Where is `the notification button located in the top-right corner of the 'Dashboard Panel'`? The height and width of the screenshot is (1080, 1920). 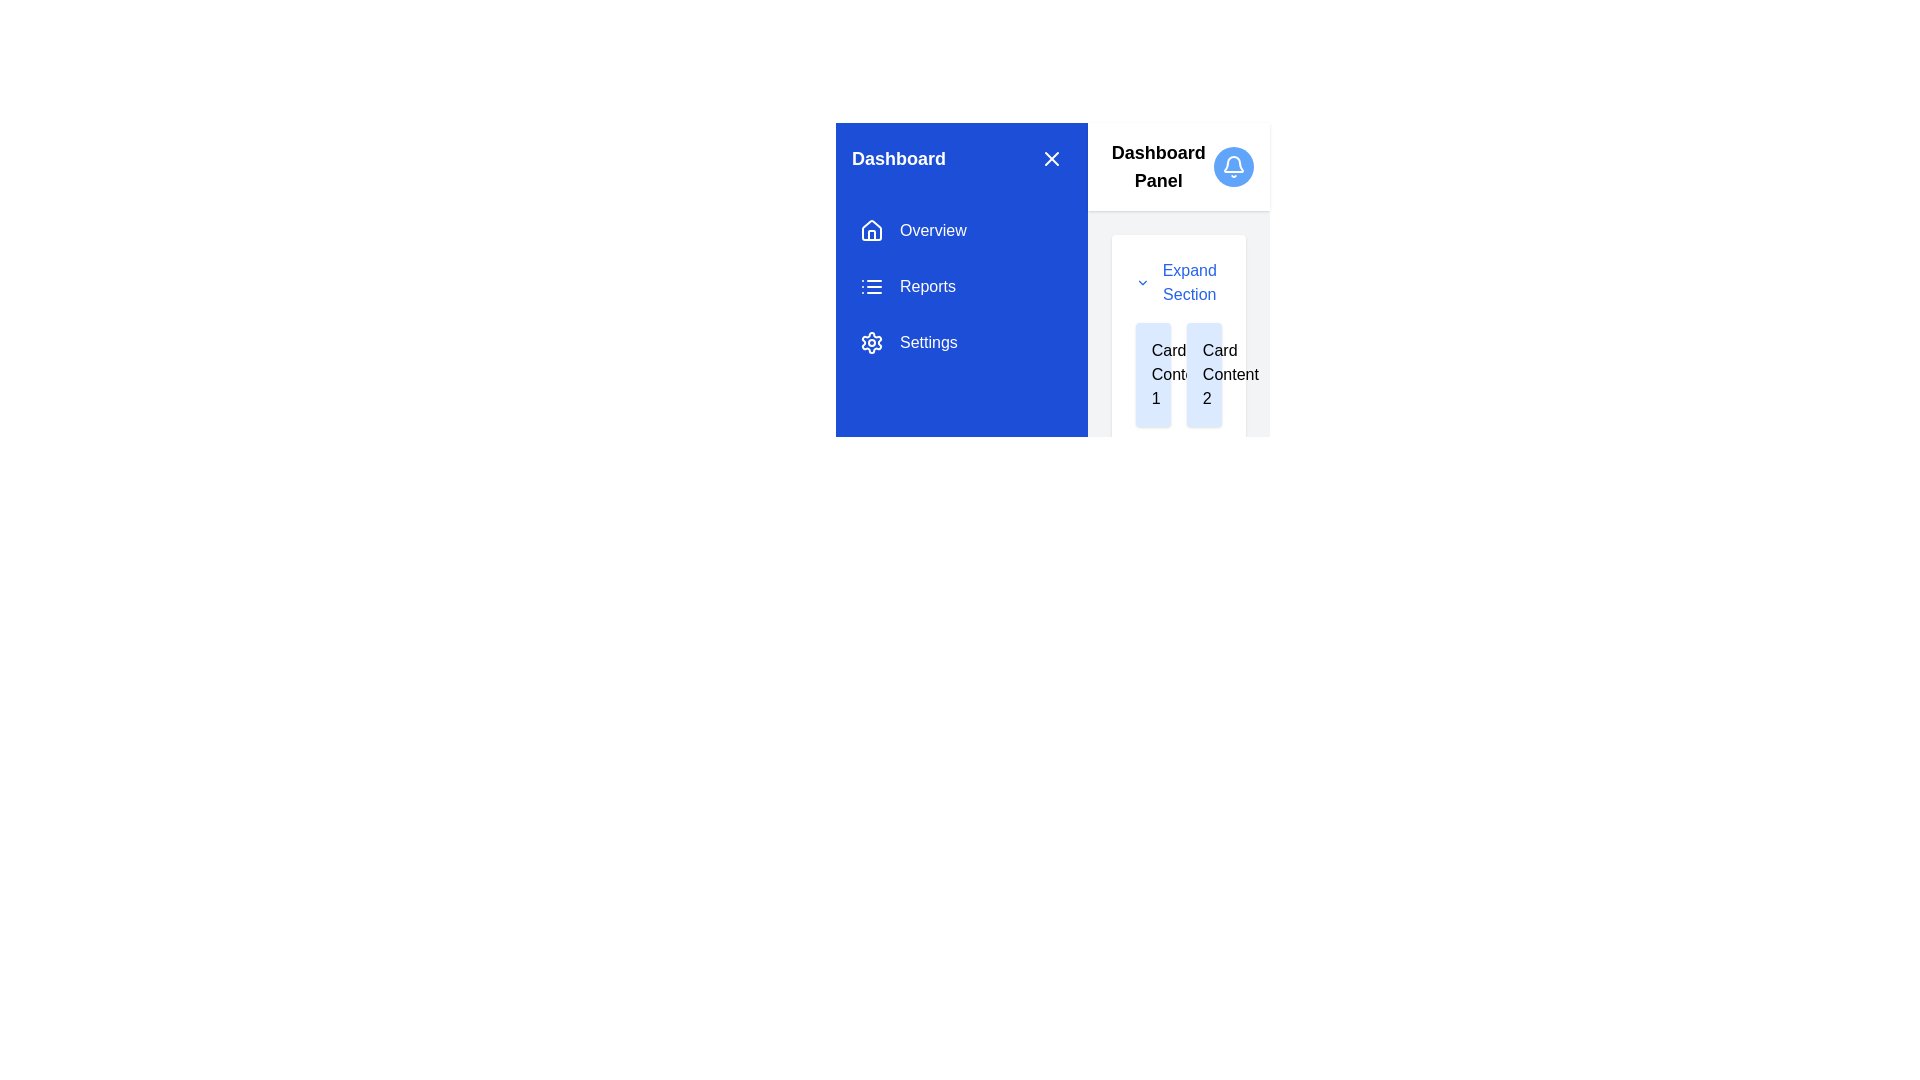
the notification button located in the top-right corner of the 'Dashboard Panel' is located at coordinates (1232, 165).